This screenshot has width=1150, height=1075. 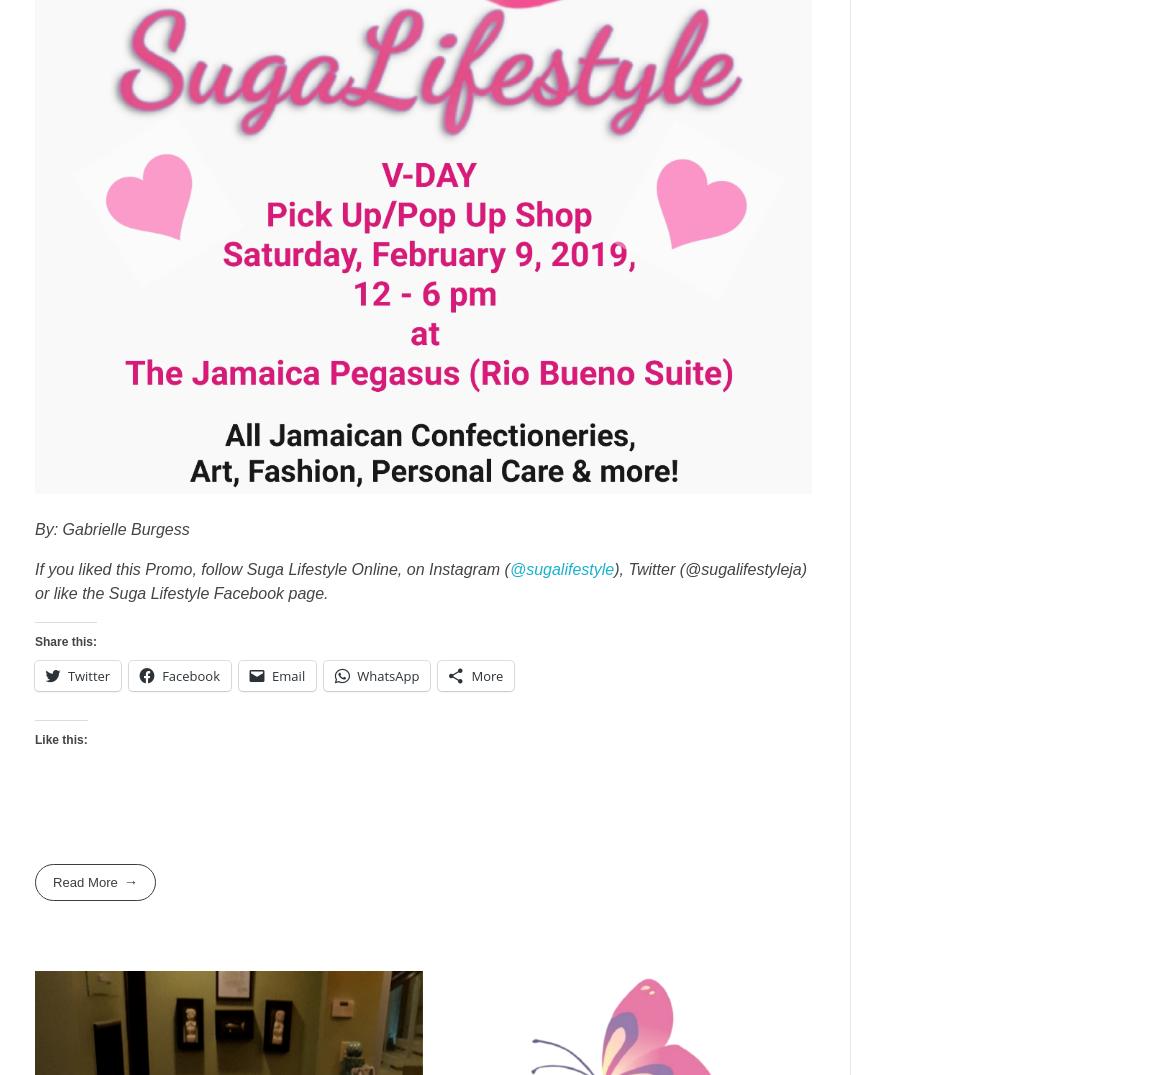 What do you see at coordinates (570, 568) in the screenshot?
I see `'sugalifestyle'` at bounding box center [570, 568].